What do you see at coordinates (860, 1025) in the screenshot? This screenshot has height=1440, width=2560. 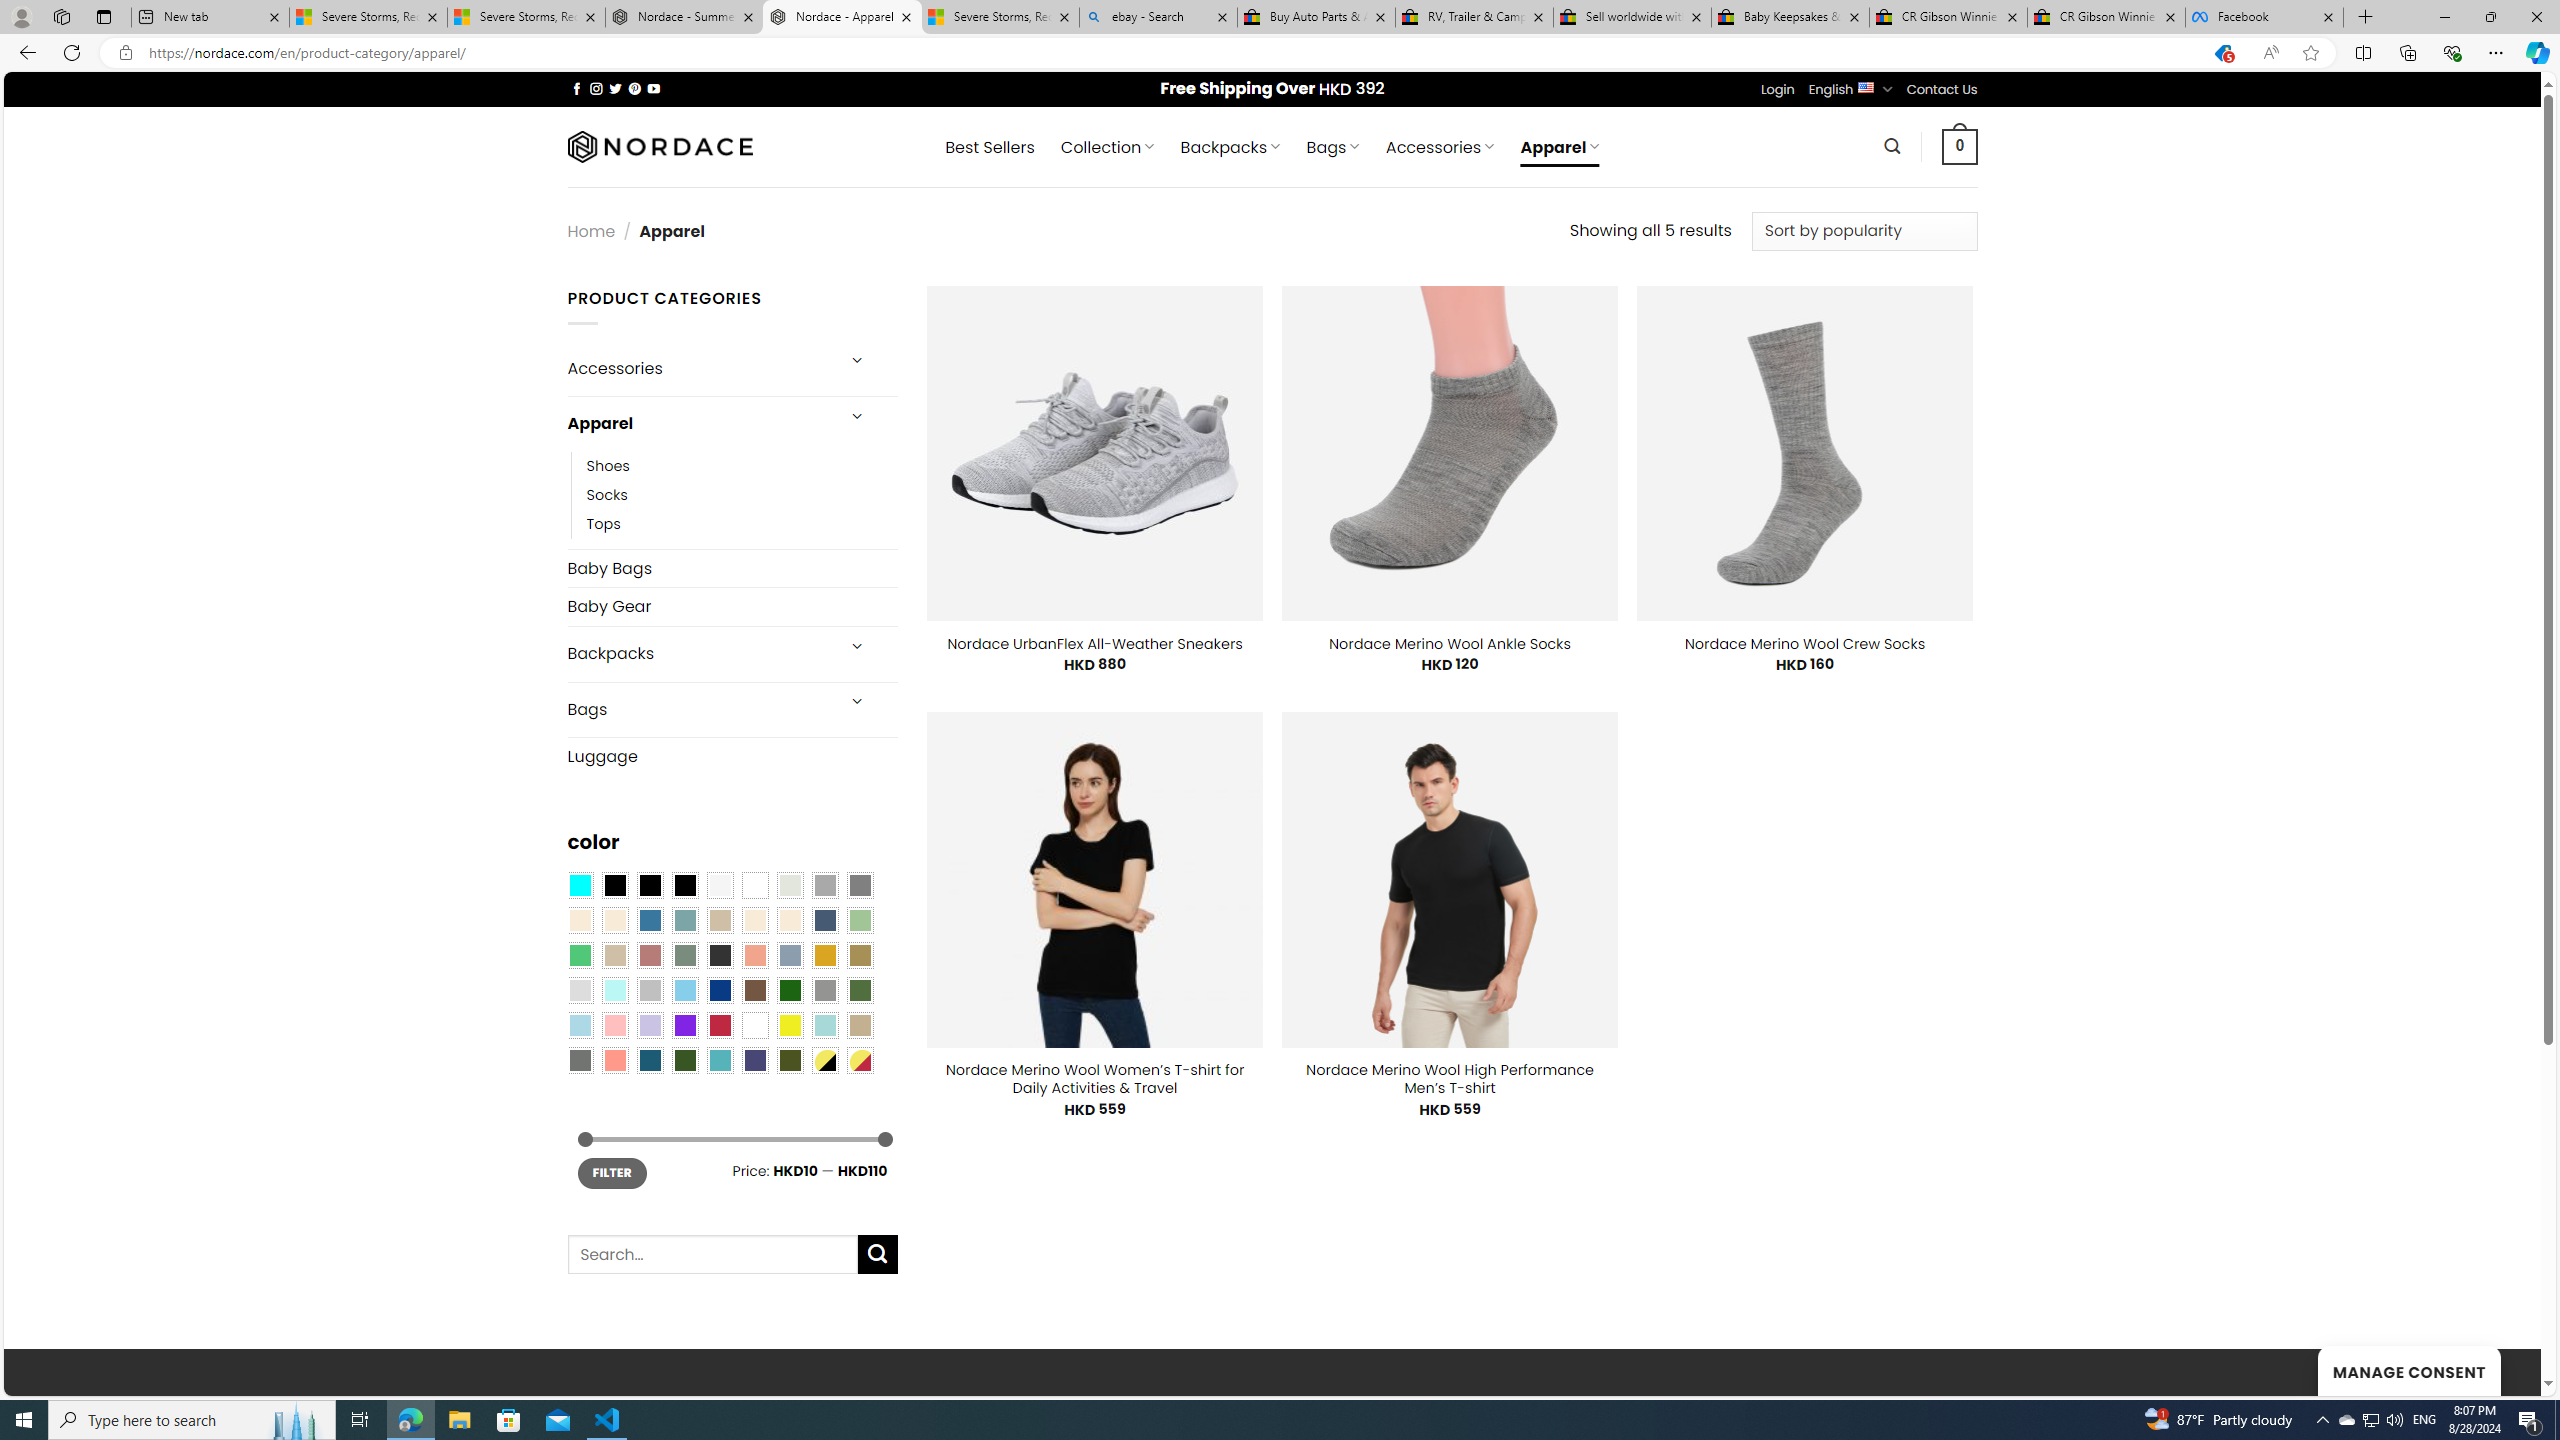 I see `'Khaki'` at bounding box center [860, 1025].